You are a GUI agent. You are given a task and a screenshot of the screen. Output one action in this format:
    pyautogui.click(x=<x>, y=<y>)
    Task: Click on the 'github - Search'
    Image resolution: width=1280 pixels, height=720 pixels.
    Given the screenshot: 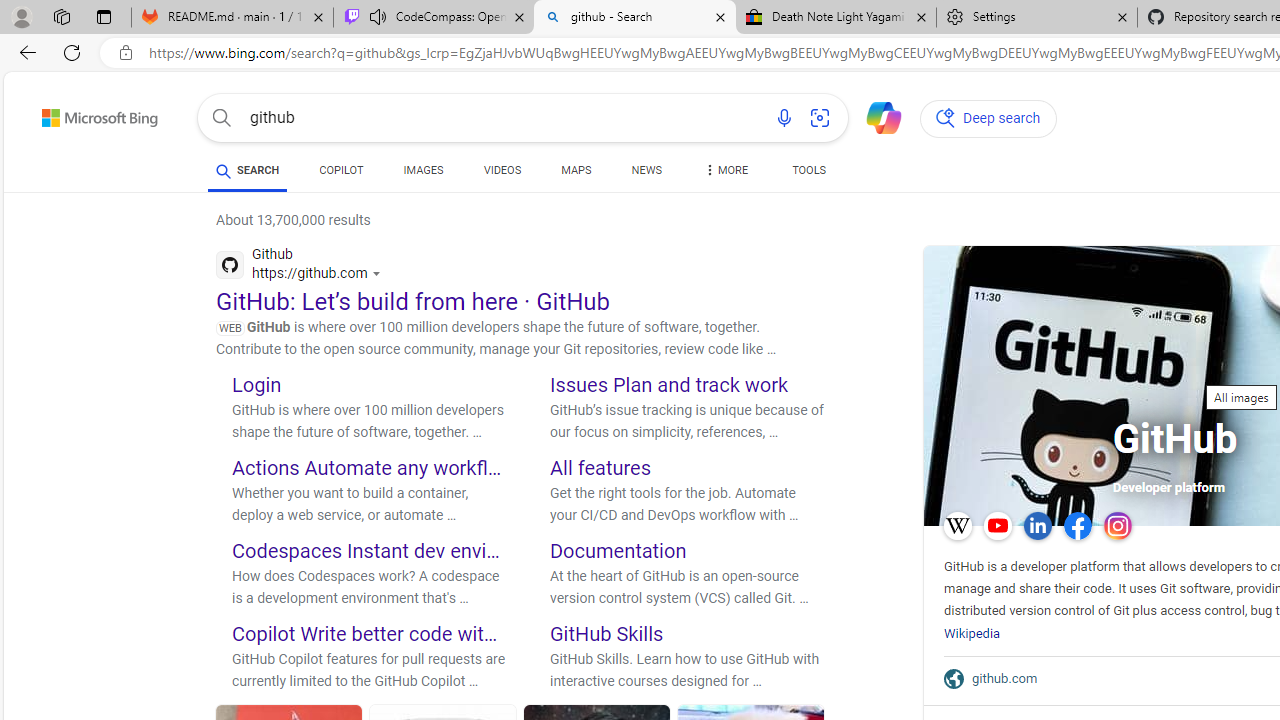 What is the action you would take?
    pyautogui.click(x=633, y=17)
    